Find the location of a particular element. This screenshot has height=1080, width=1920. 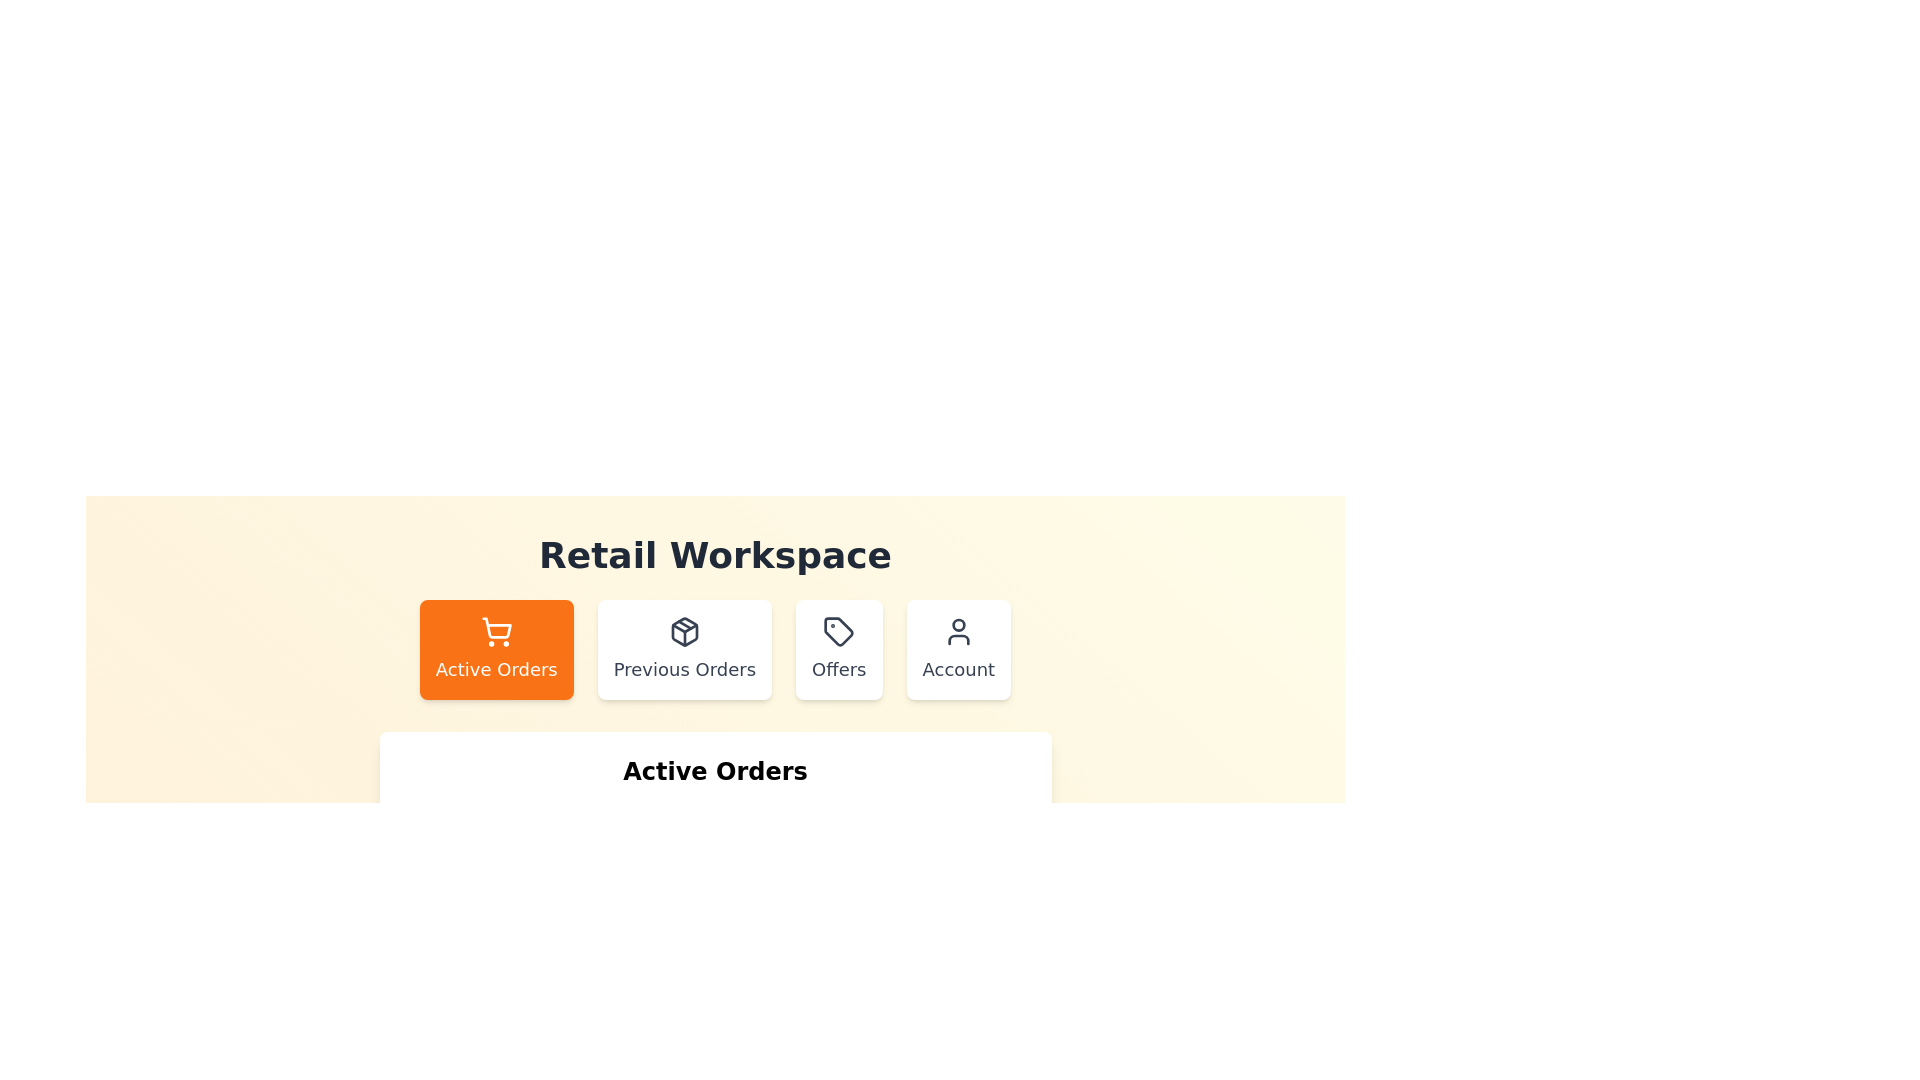

the Offers tab to switch to it is located at coordinates (839, 650).